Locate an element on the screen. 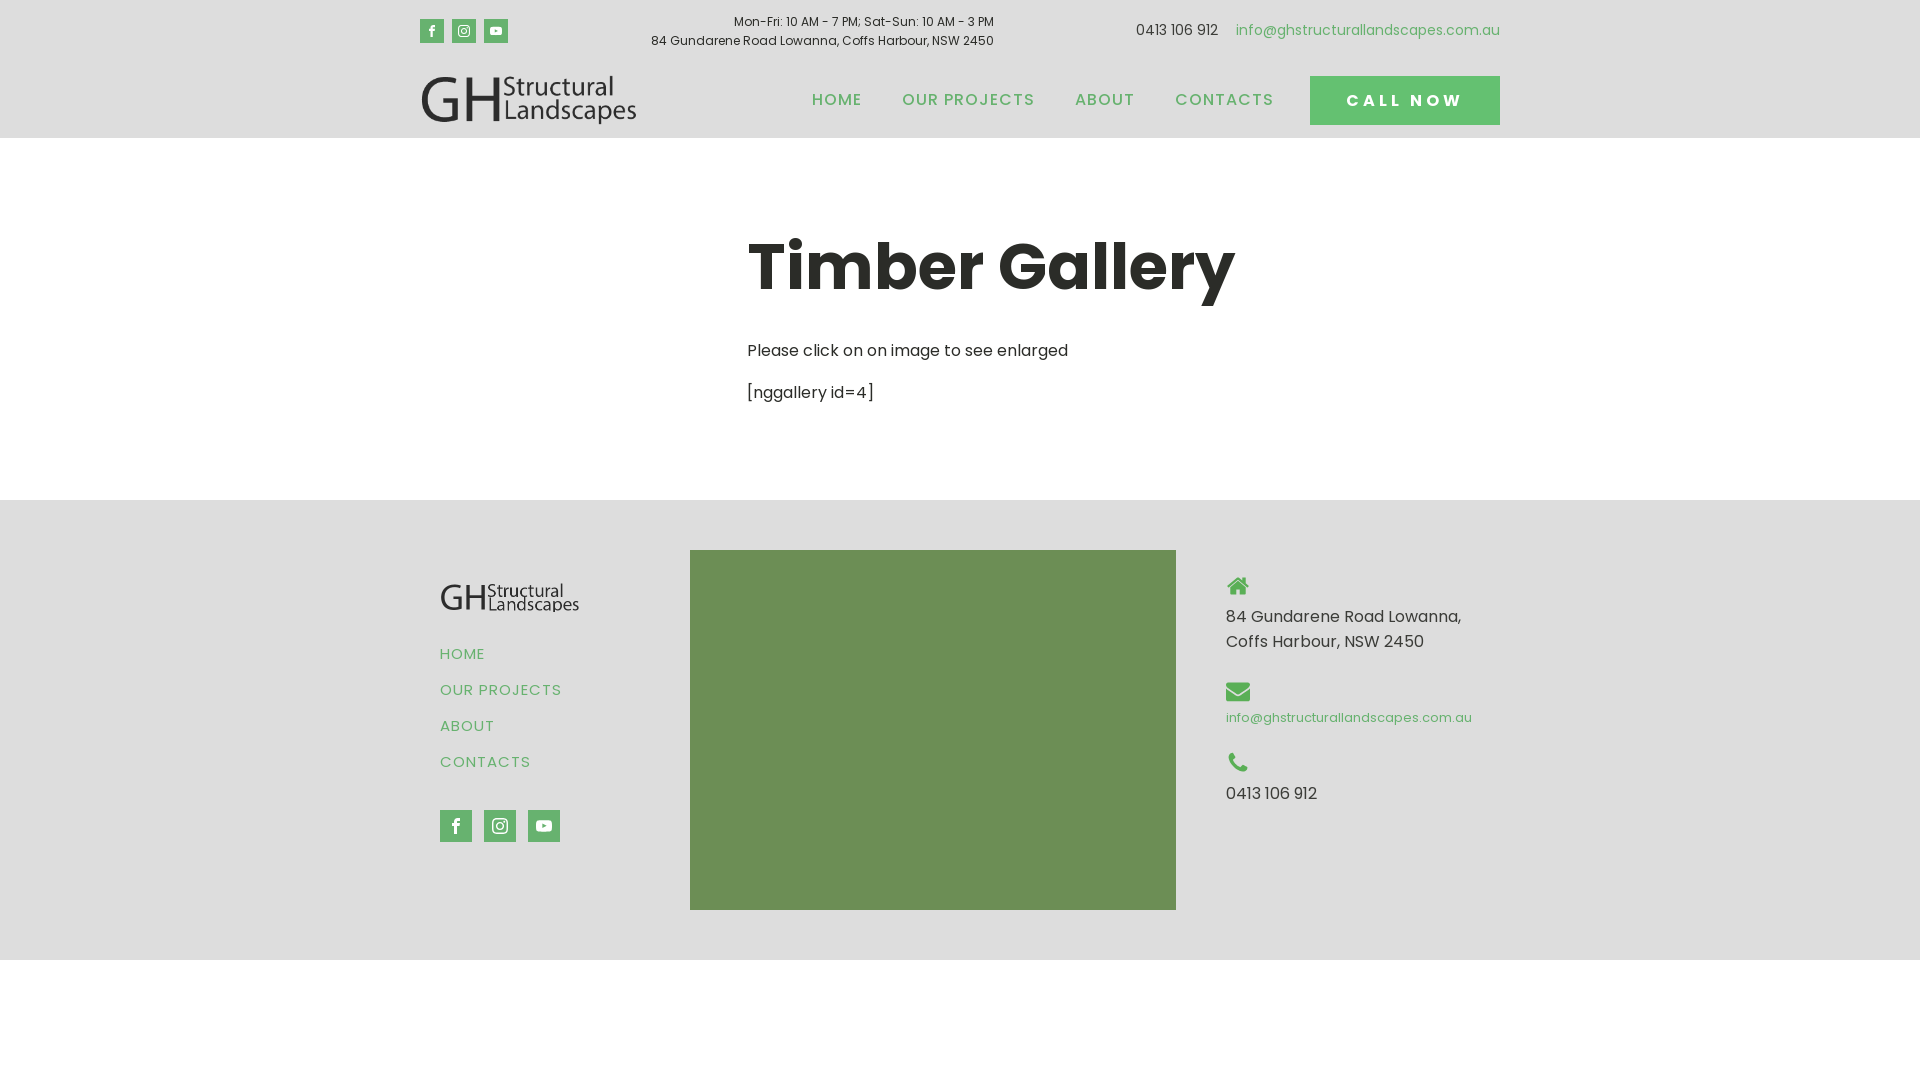  'info@ghstructurallandscapes.com.au' is located at coordinates (1348, 716).